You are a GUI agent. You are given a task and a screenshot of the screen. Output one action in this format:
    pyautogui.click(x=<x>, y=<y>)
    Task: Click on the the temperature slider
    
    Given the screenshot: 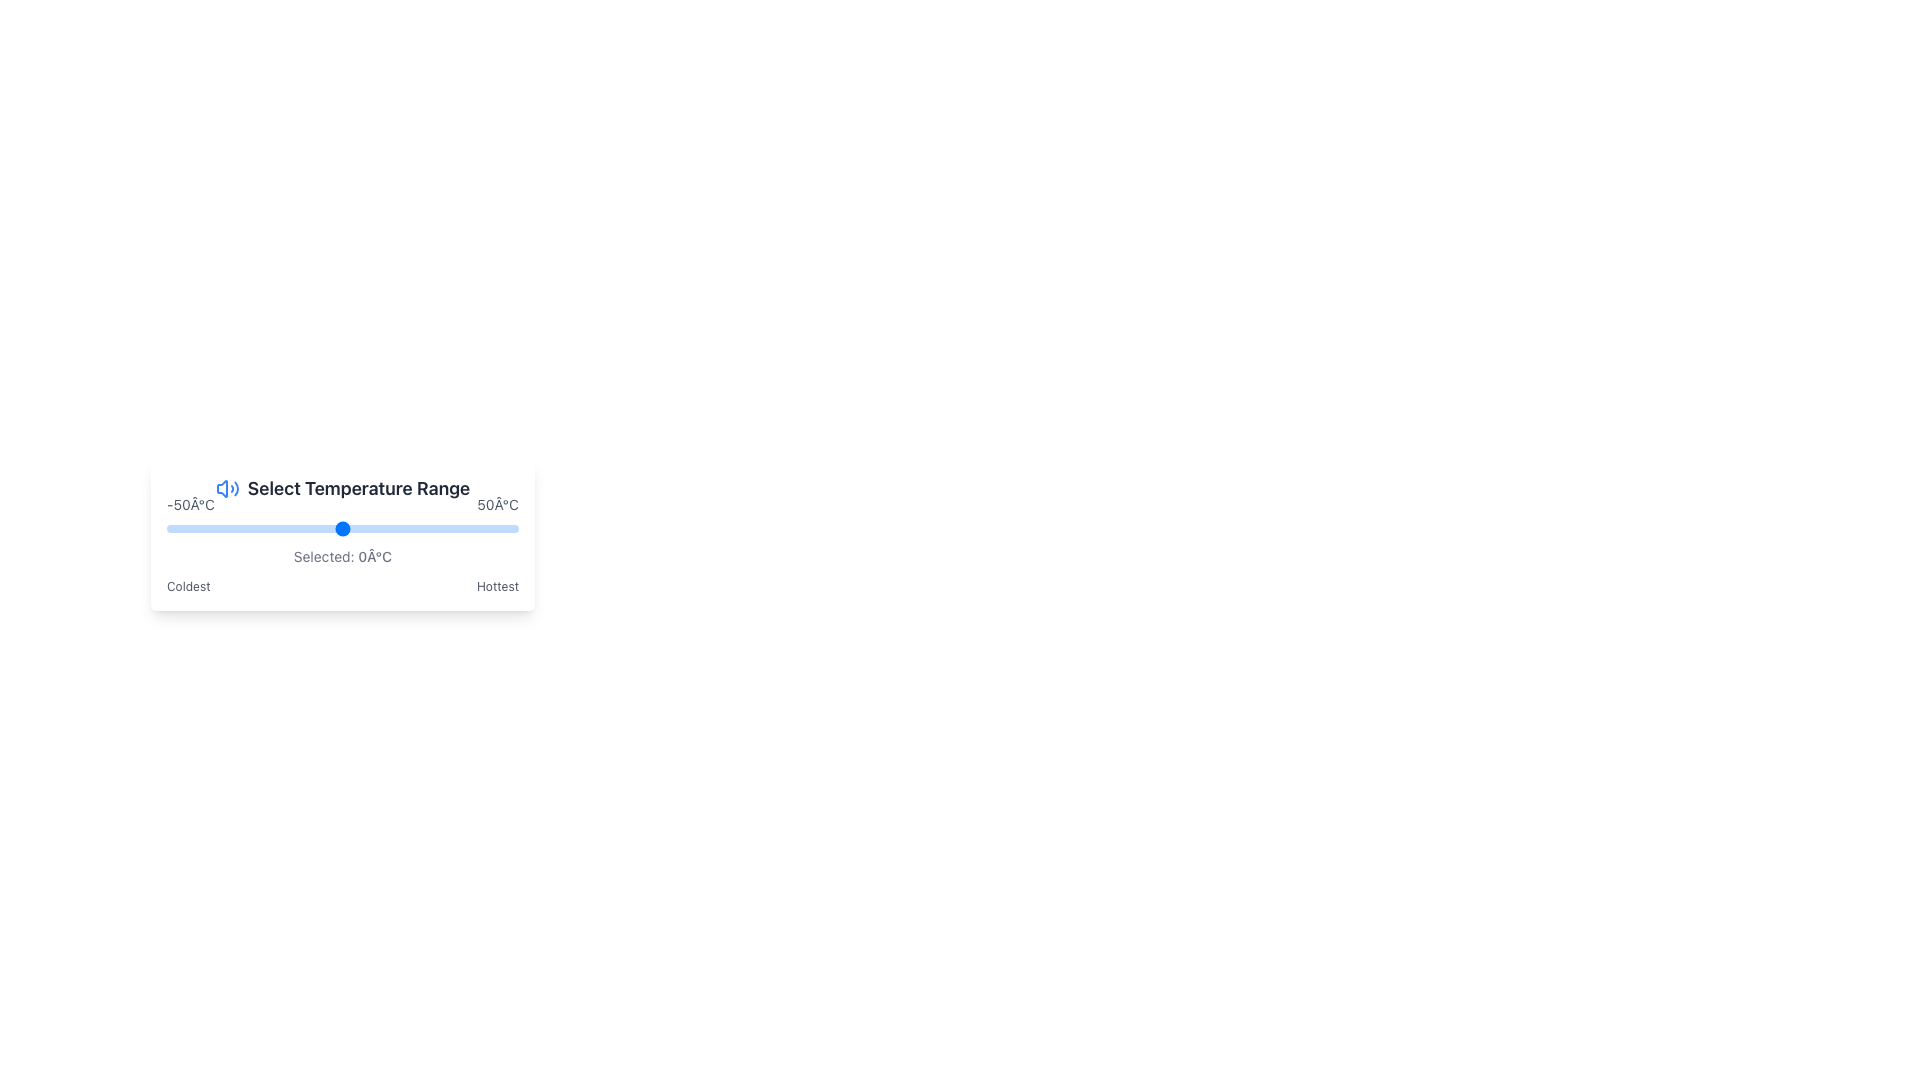 What is the action you would take?
    pyautogui.click(x=299, y=527)
    